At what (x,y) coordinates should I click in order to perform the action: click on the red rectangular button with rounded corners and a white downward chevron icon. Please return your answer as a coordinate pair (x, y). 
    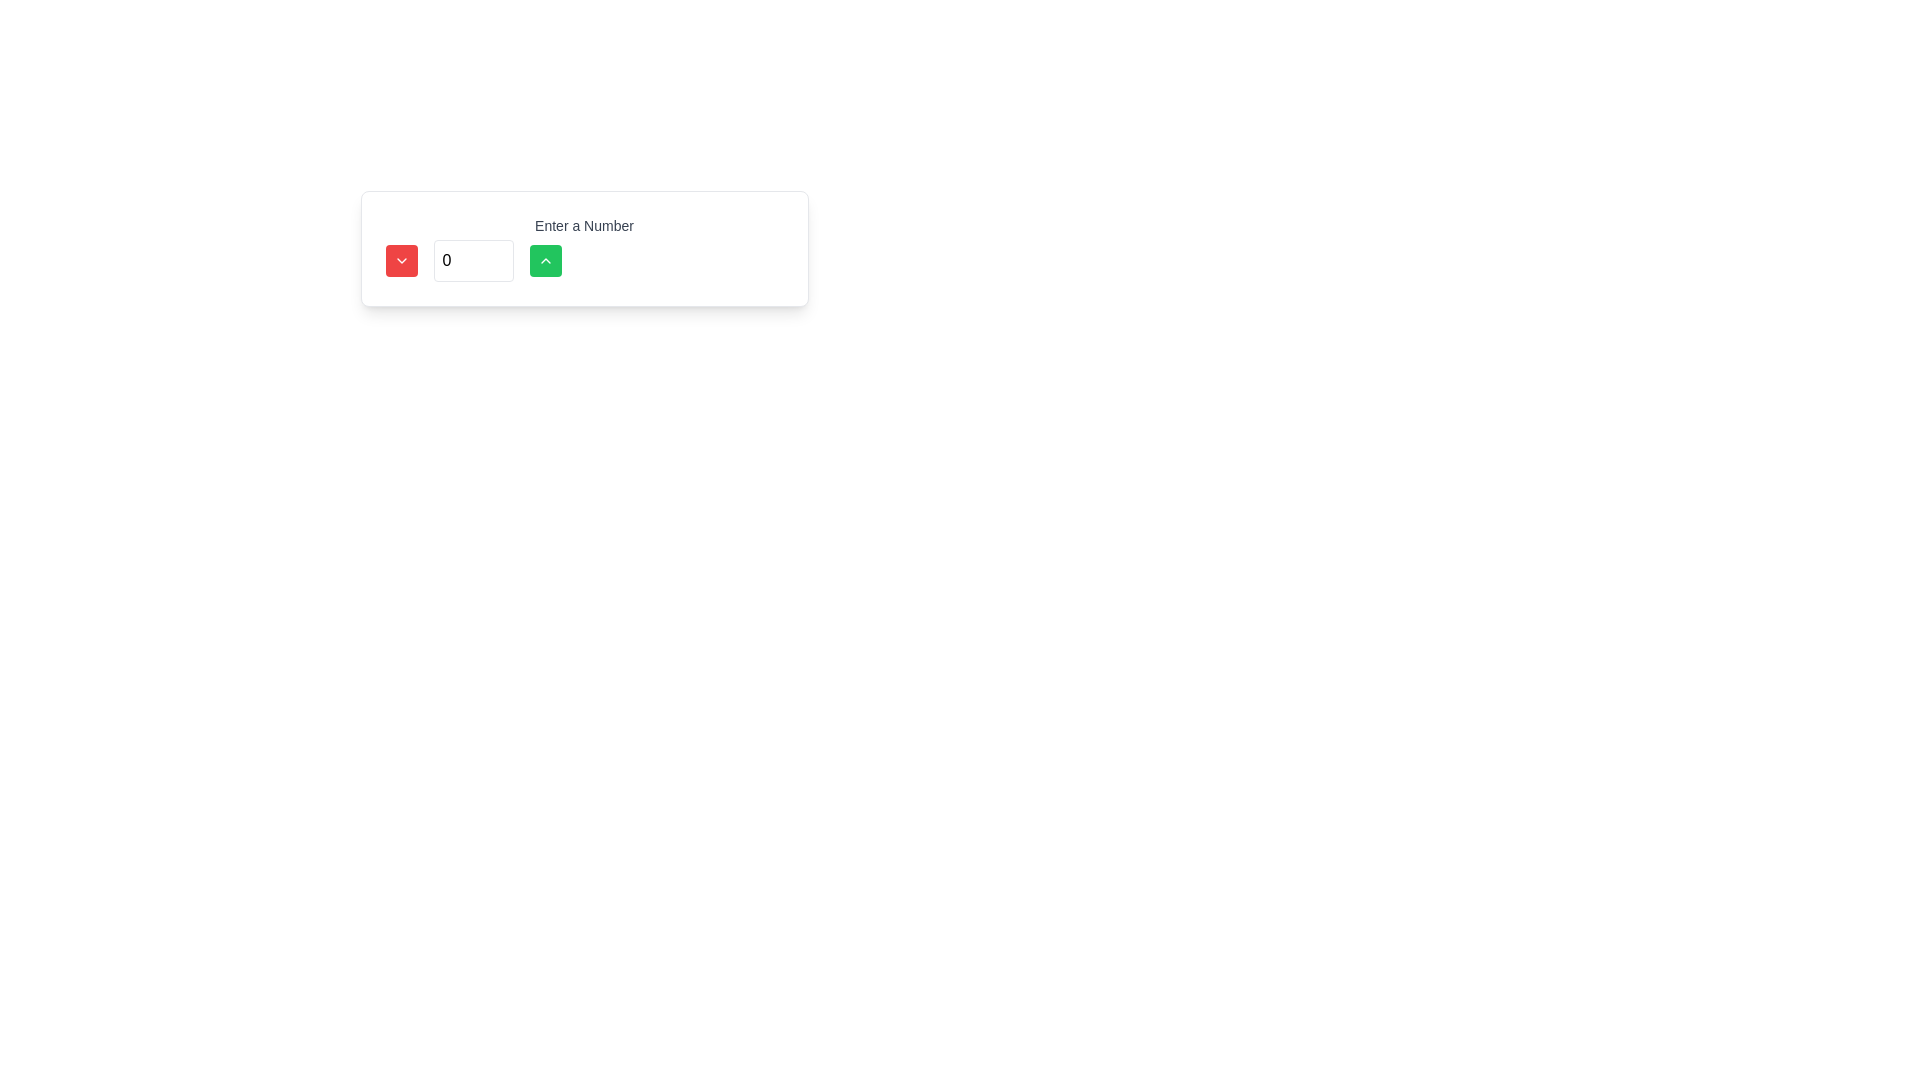
    Looking at the image, I should click on (400, 260).